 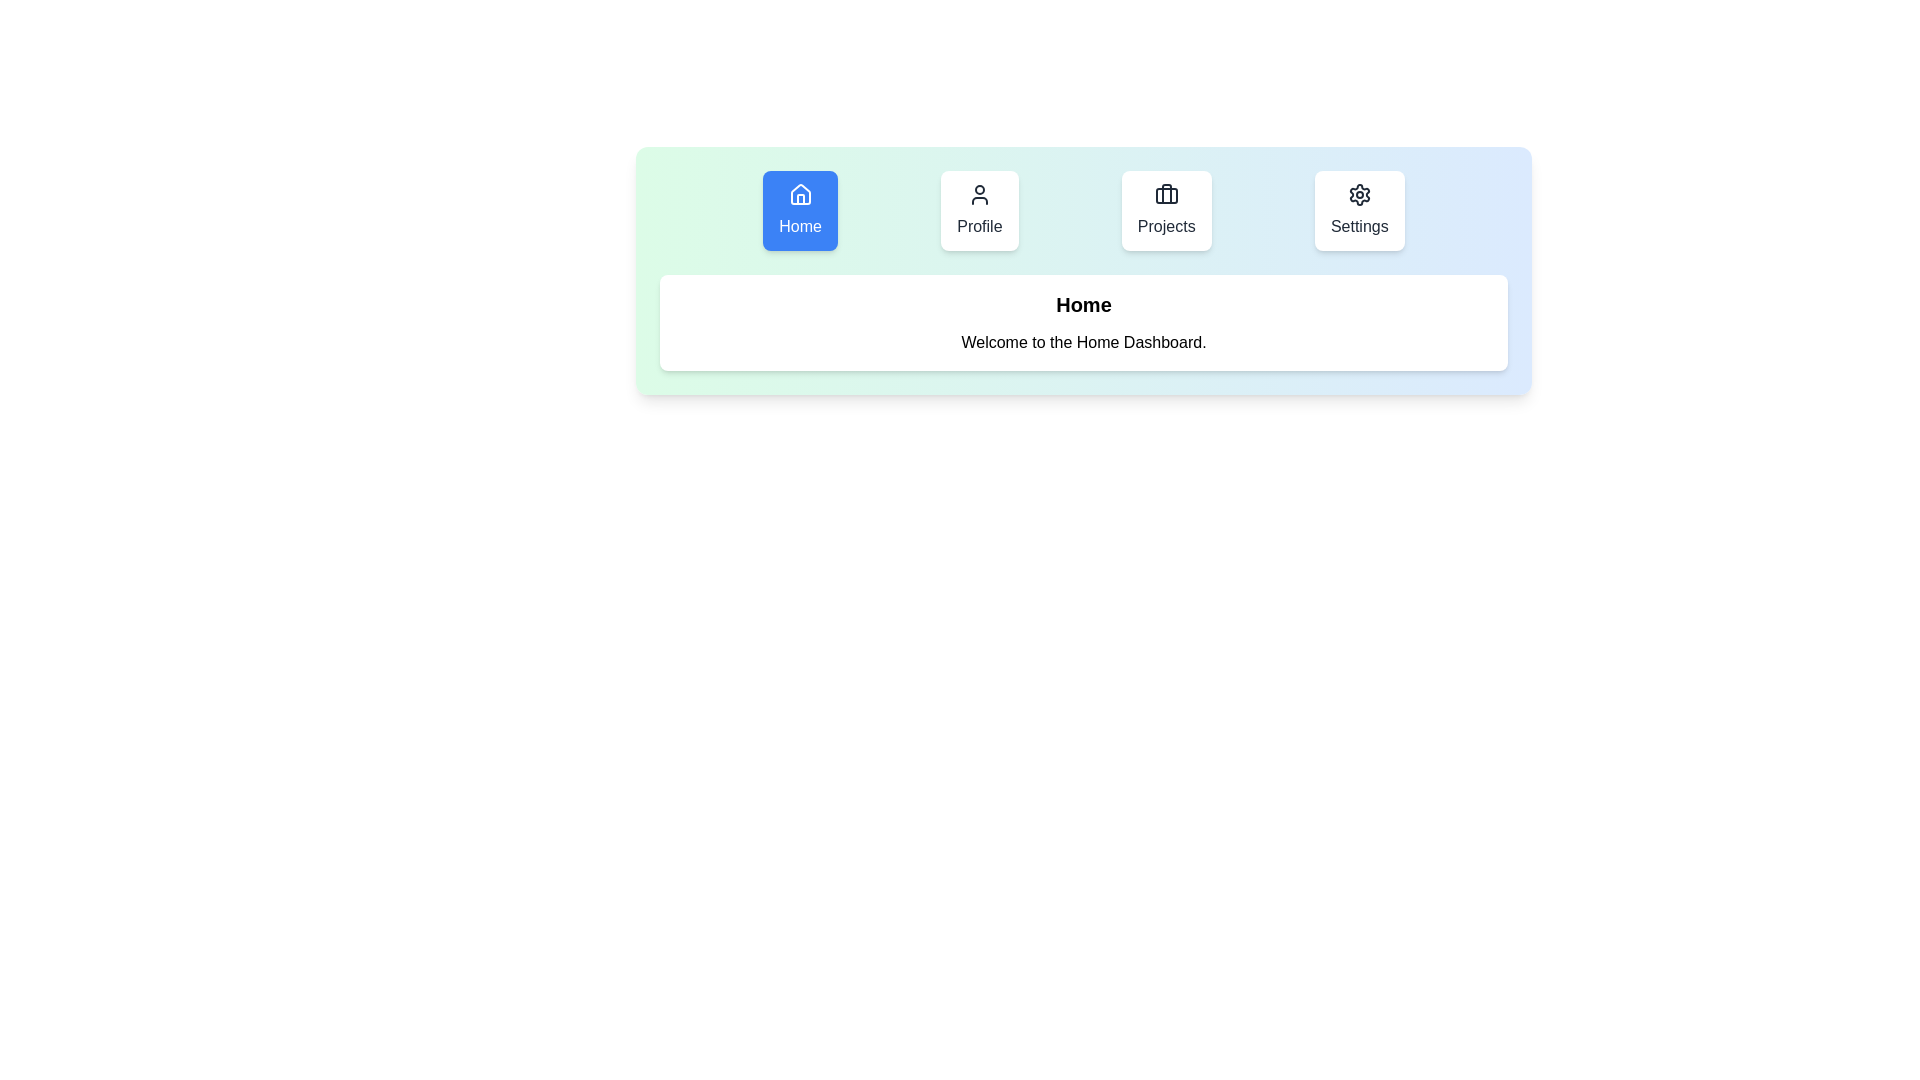 What do you see at coordinates (1359, 211) in the screenshot?
I see `the Settings tab by clicking on it` at bounding box center [1359, 211].